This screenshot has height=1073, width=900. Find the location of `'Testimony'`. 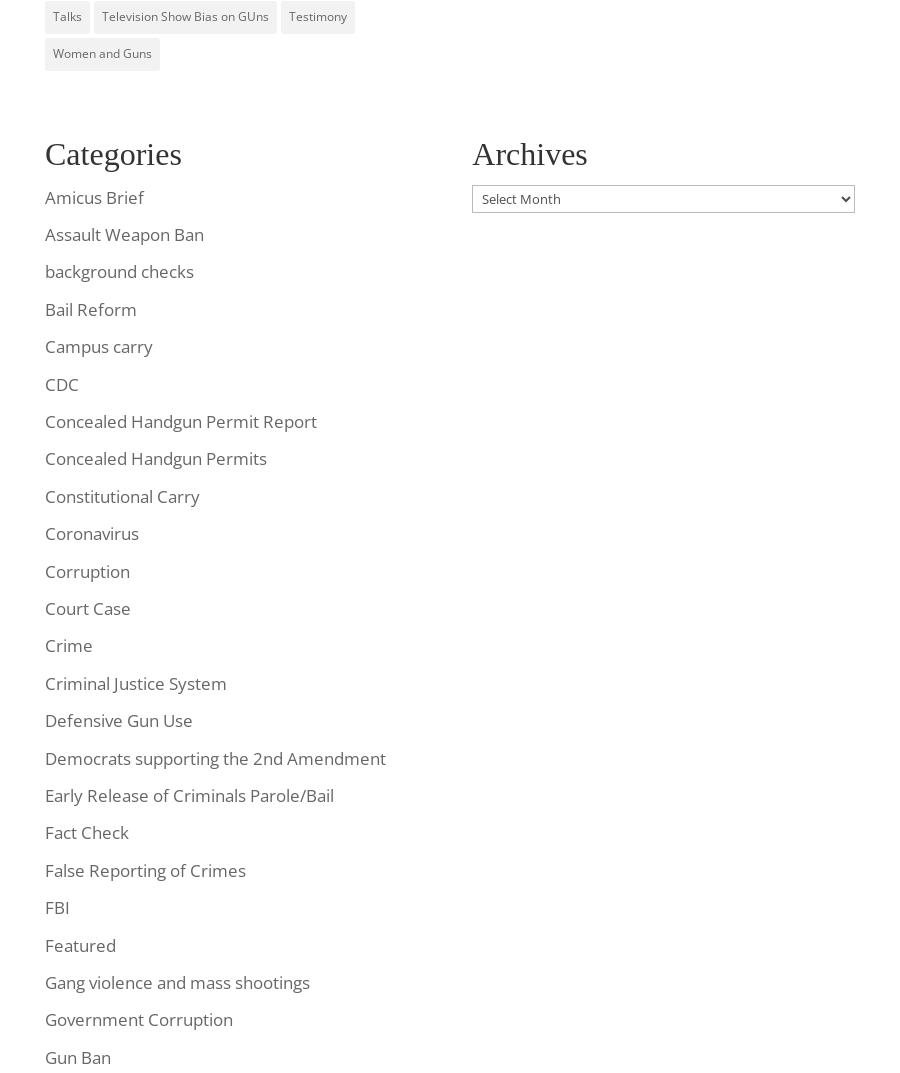

'Testimony' is located at coordinates (316, 14).